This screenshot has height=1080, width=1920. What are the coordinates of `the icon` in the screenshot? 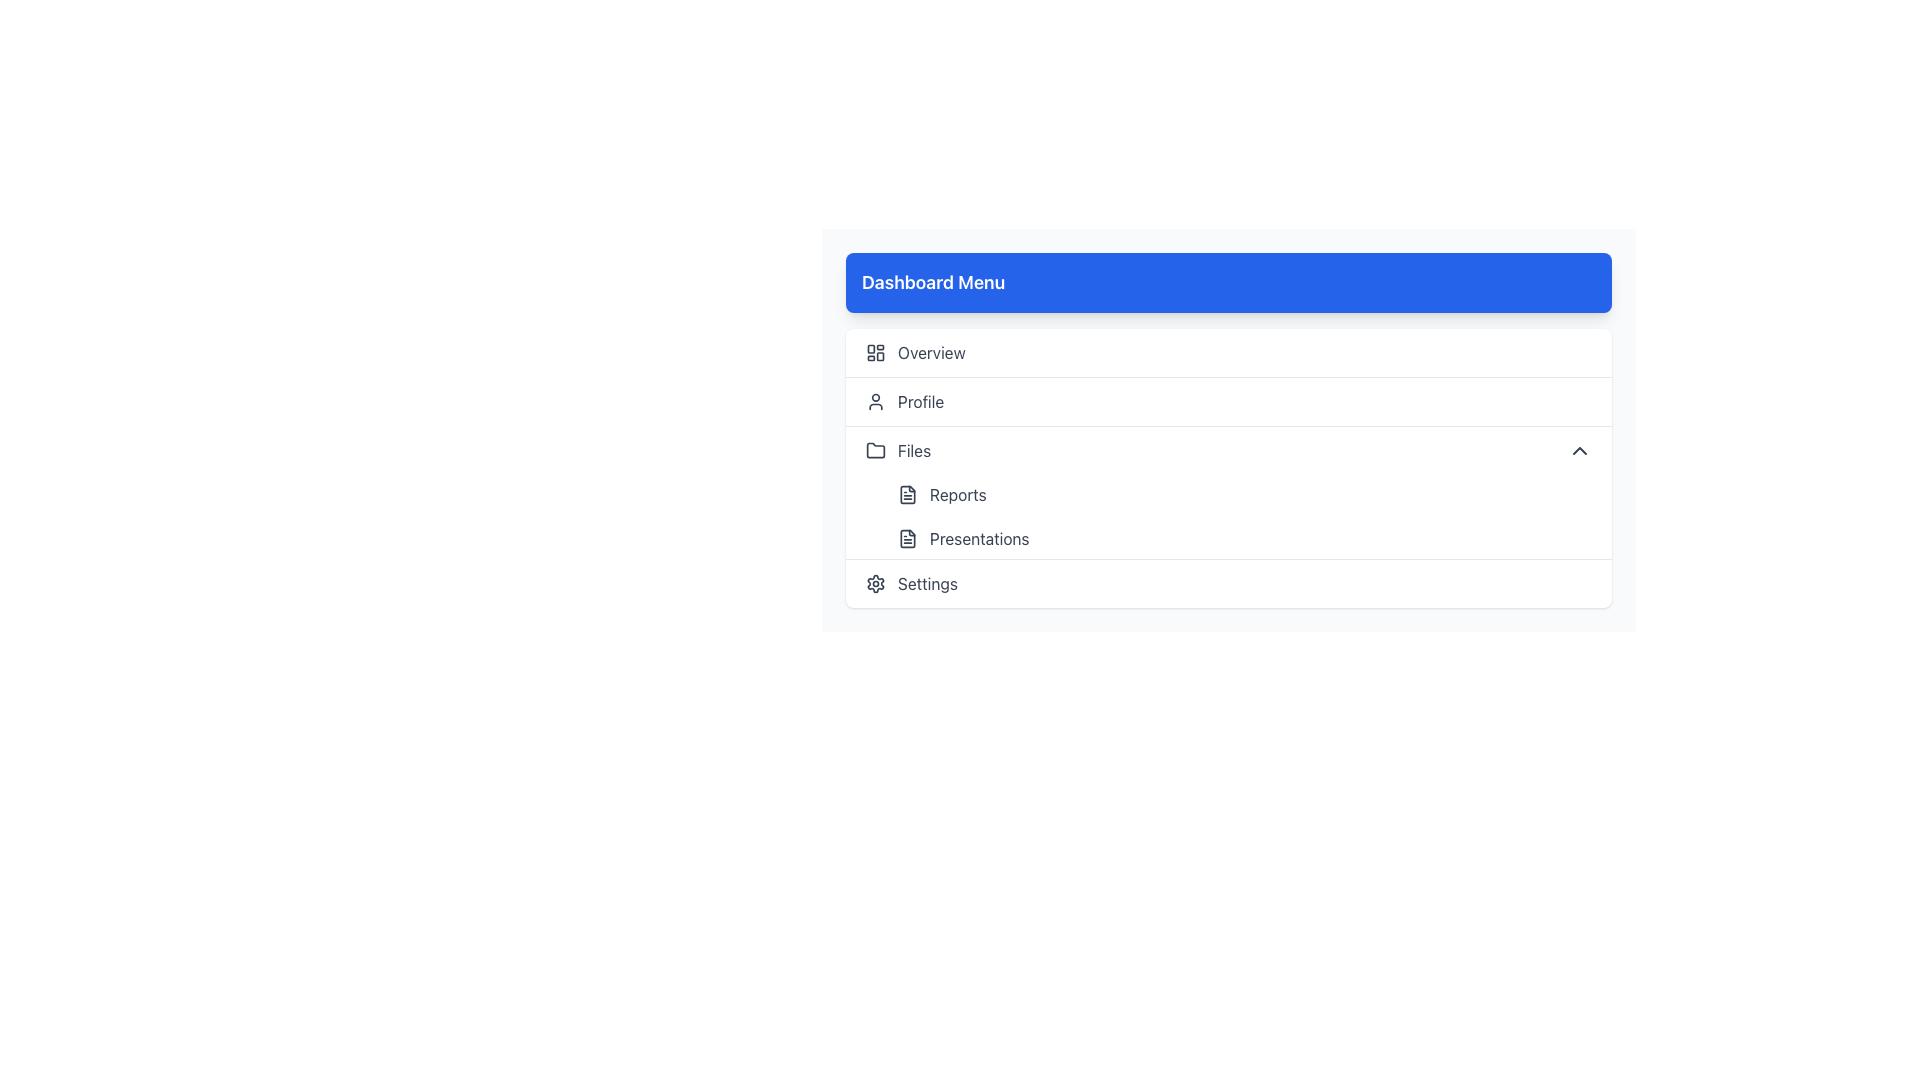 It's located at (1578, 451).